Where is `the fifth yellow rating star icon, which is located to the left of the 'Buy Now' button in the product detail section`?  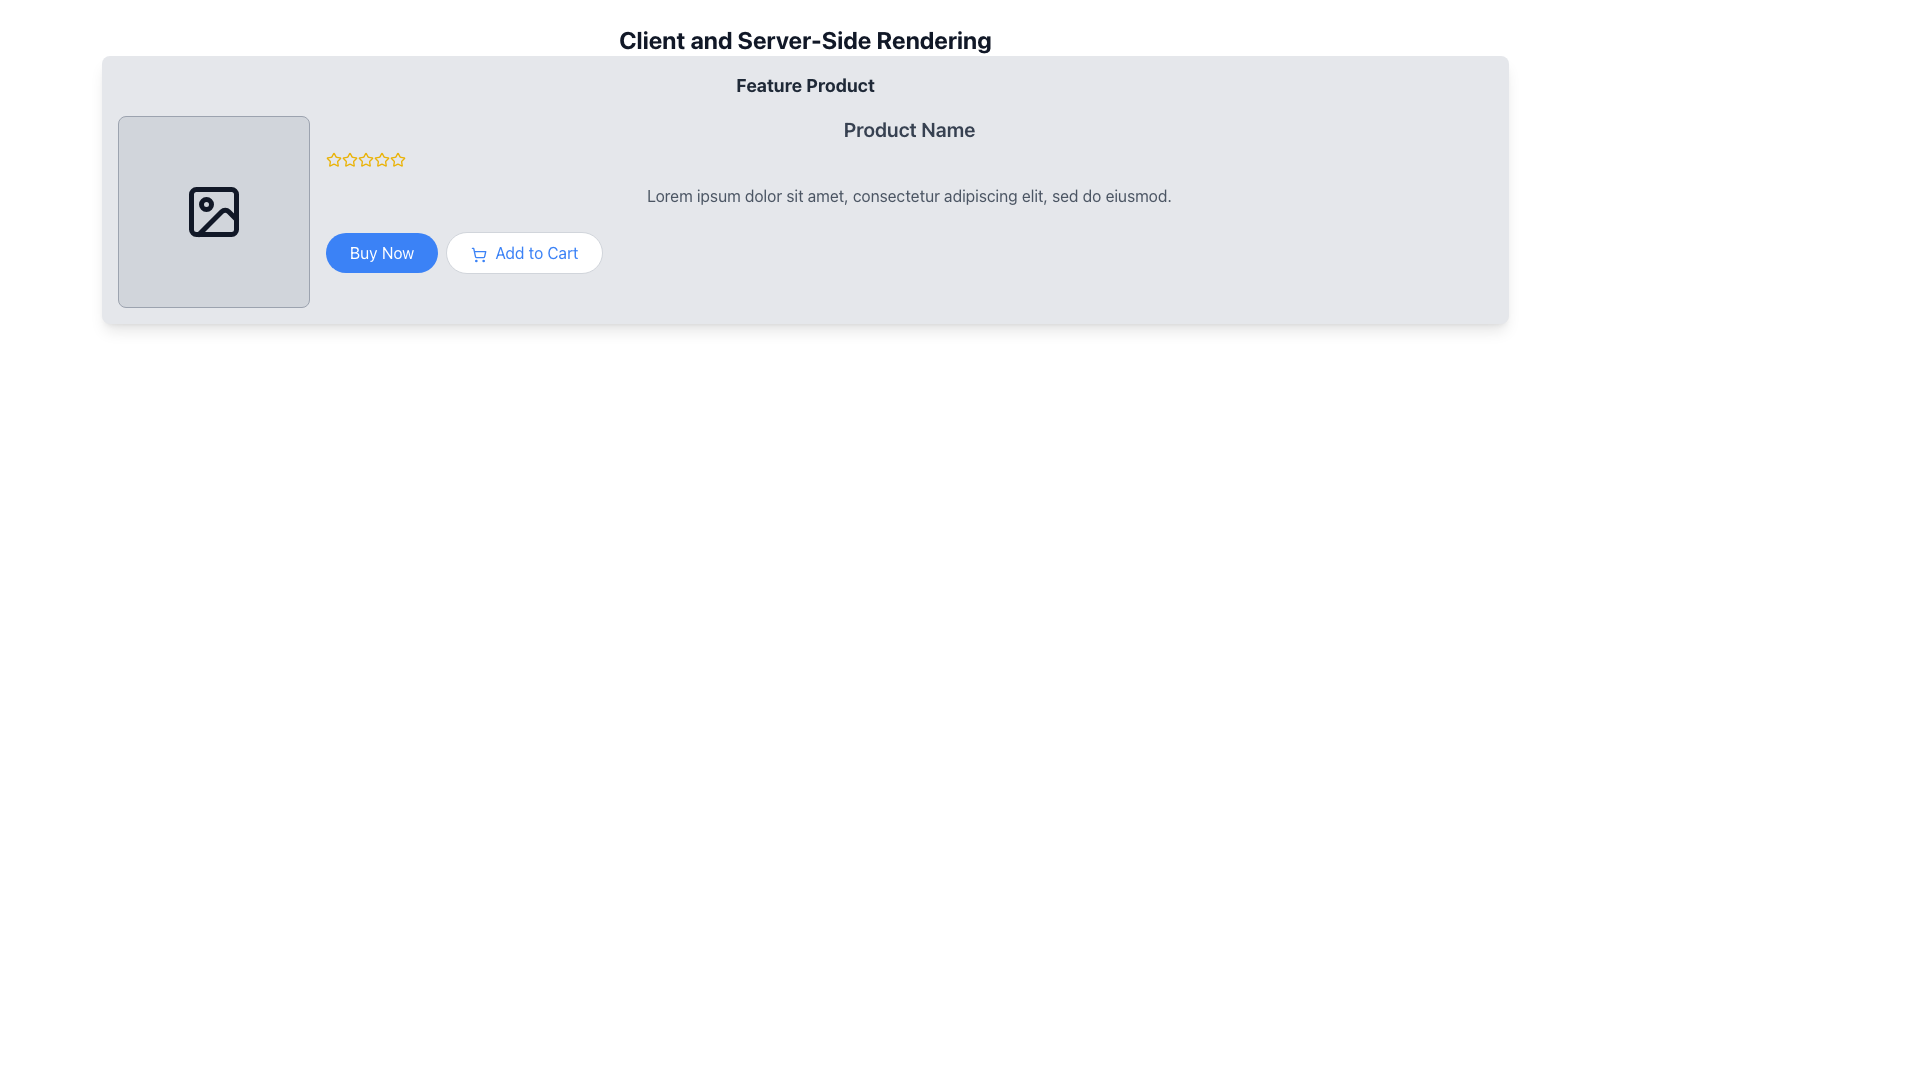 the fifth yellow rating star icon, which is located to the left of the 'Buy Now' button in the product detail section is located at coordinates (398, 158).